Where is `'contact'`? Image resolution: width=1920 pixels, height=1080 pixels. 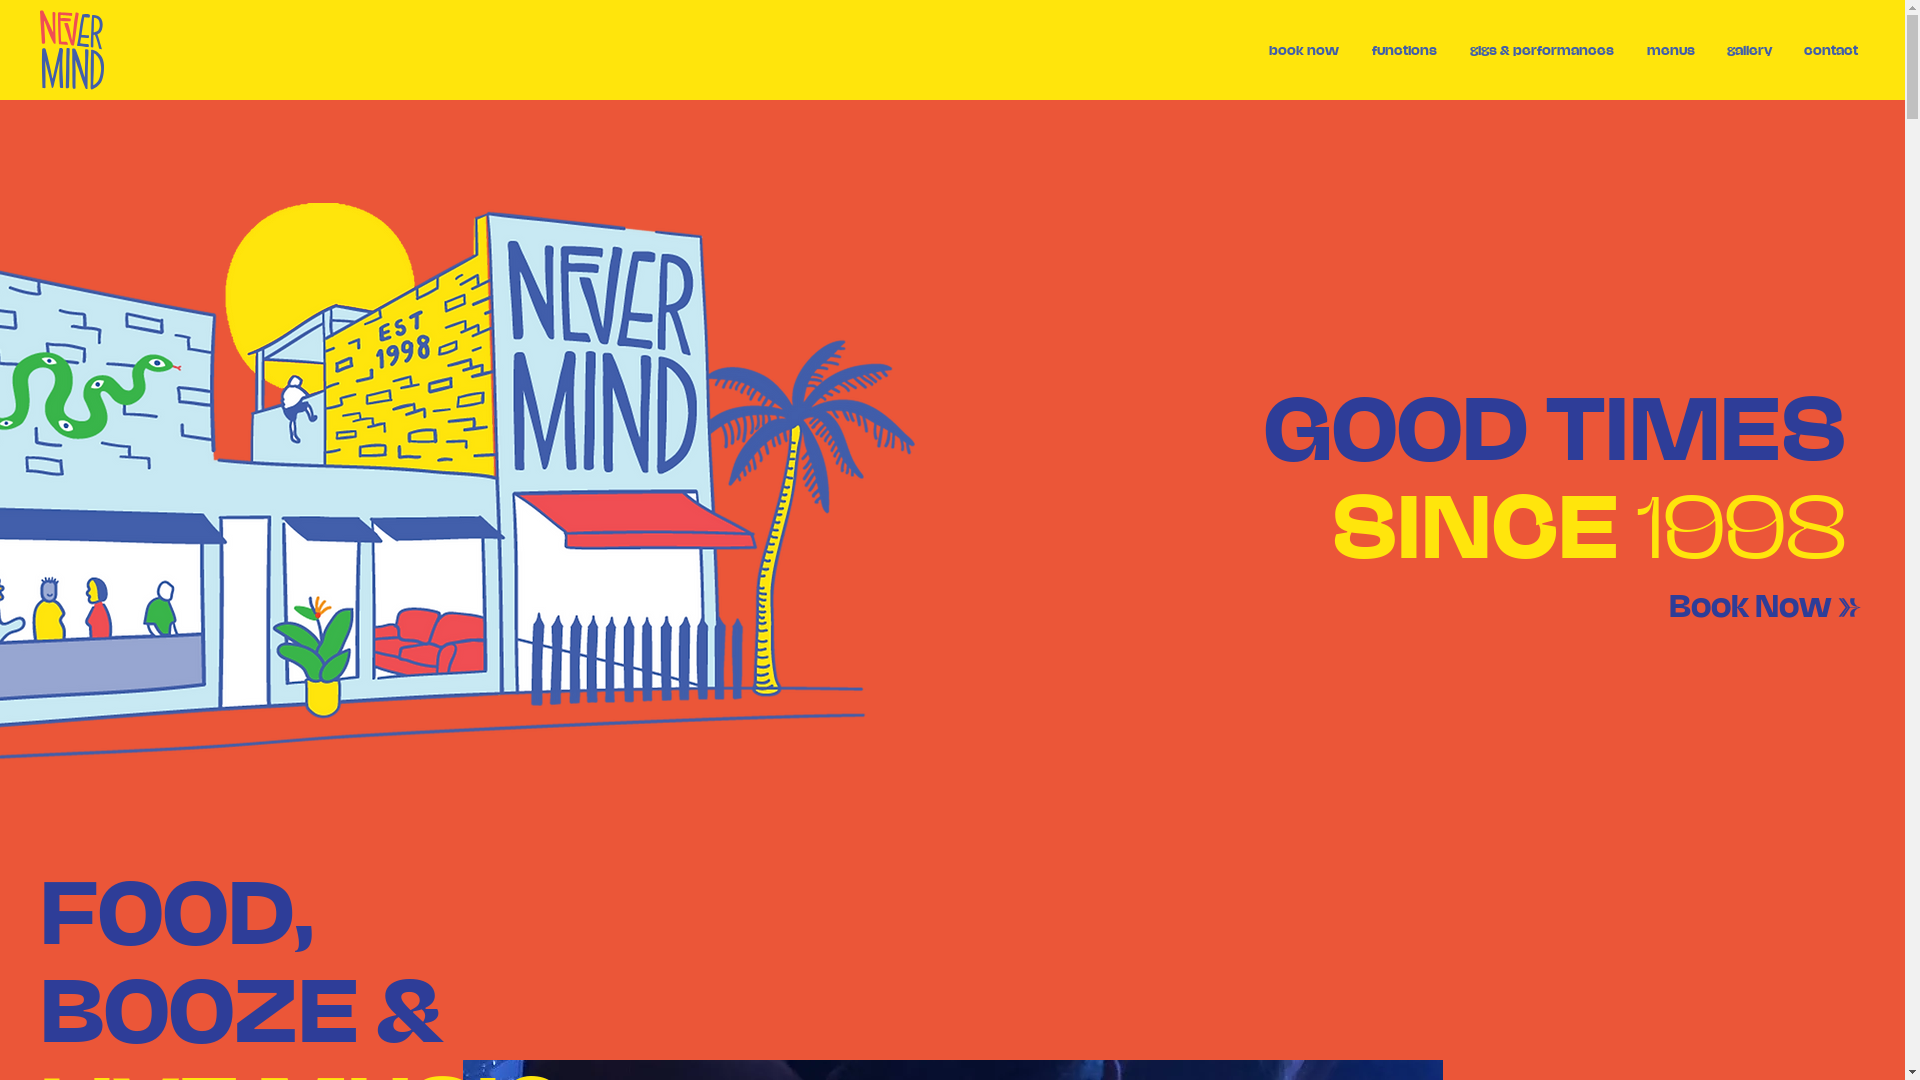 'contact' is located at coordinates (1830, 48).